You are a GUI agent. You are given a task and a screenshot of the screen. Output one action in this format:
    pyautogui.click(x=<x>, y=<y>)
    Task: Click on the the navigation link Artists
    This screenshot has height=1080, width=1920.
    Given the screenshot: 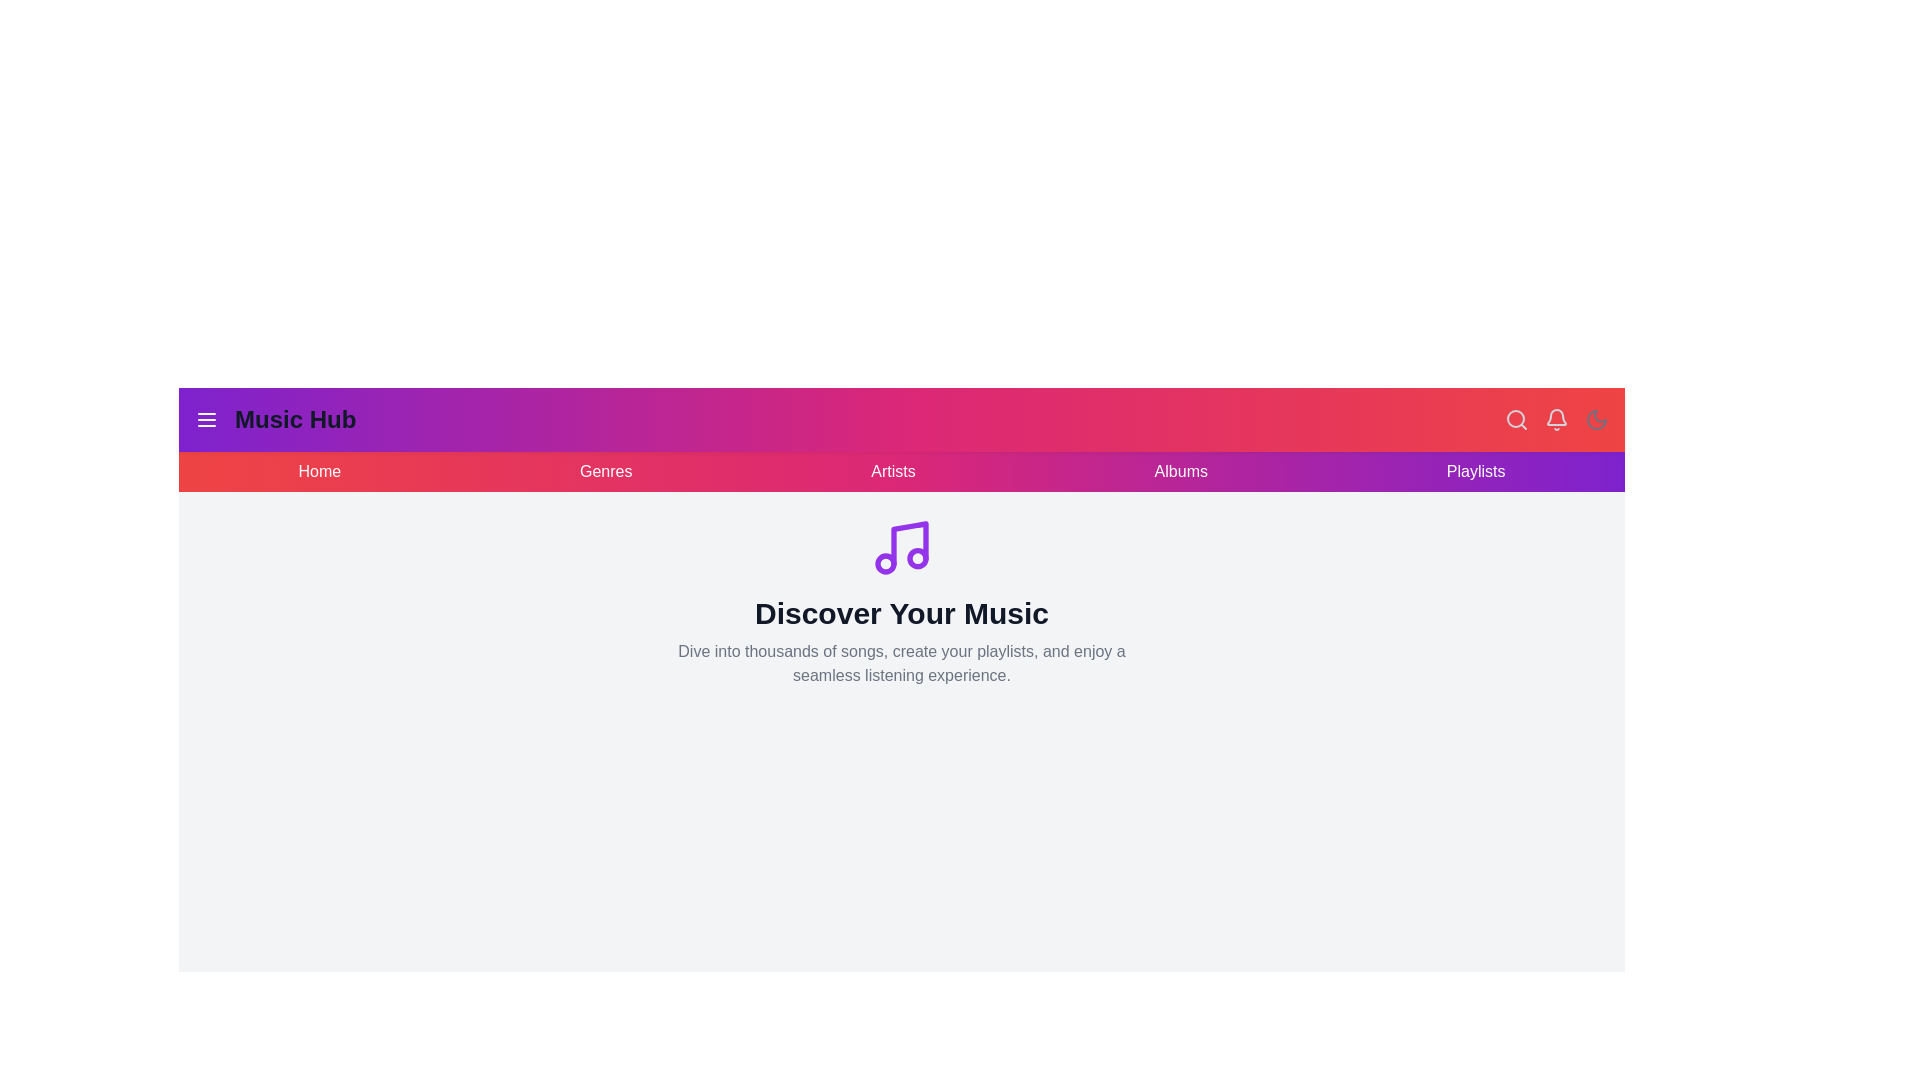 What is the action you would take?
    pyautogui.click(x=892, y=471)
    